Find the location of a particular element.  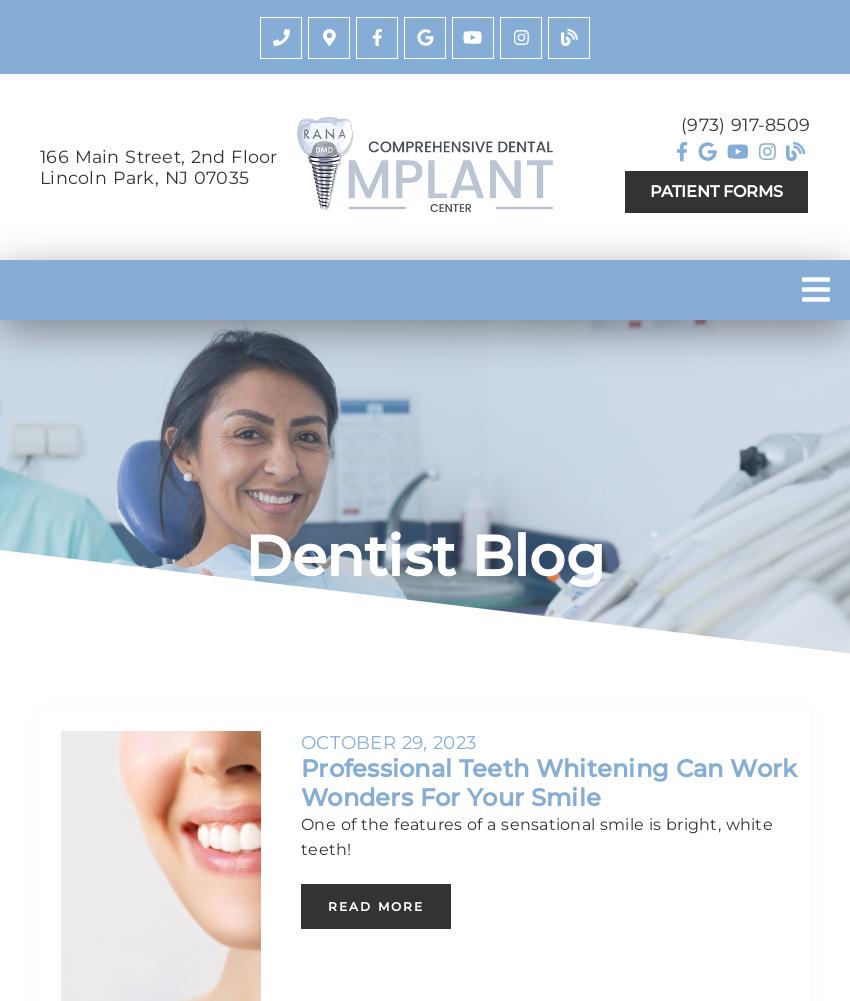

'October 29, 2023' is located at coordinates (300, 741).